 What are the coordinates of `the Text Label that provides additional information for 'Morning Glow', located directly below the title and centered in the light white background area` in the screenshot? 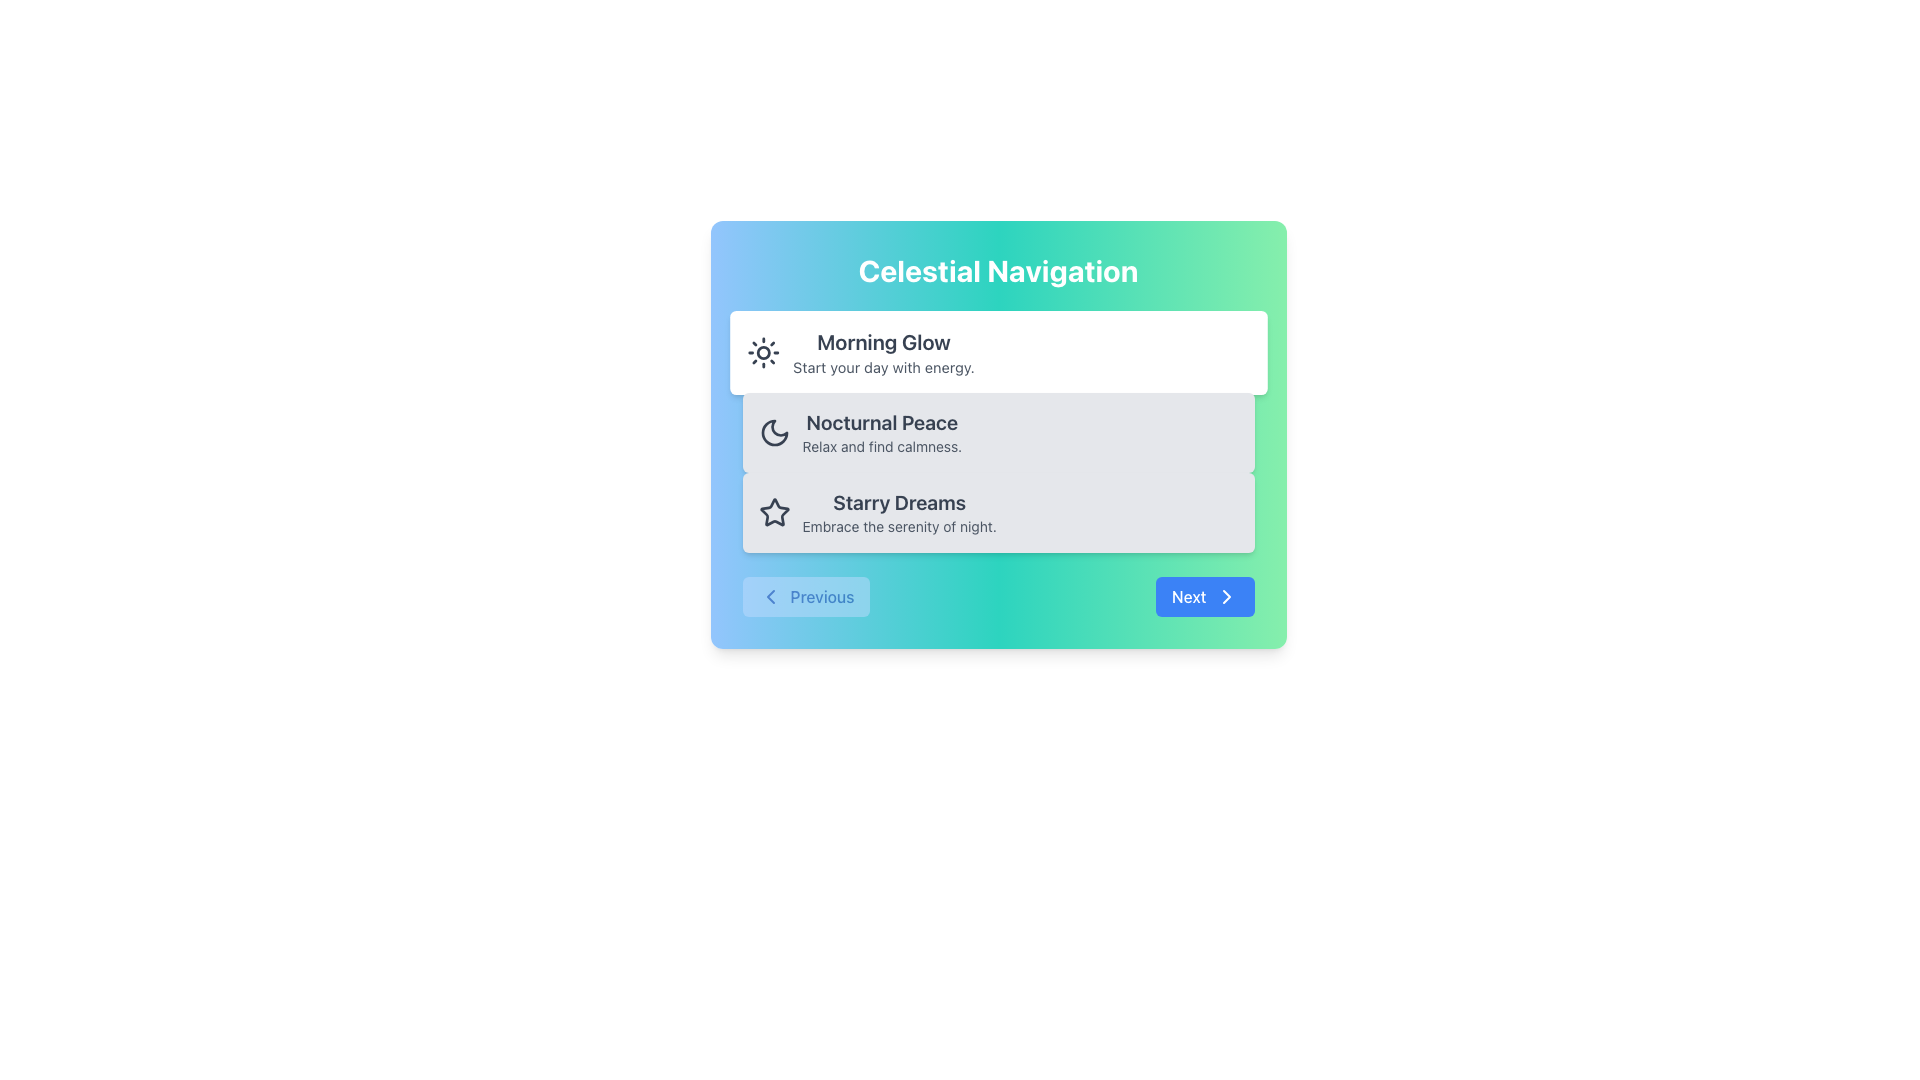 It's located at (882, 367).